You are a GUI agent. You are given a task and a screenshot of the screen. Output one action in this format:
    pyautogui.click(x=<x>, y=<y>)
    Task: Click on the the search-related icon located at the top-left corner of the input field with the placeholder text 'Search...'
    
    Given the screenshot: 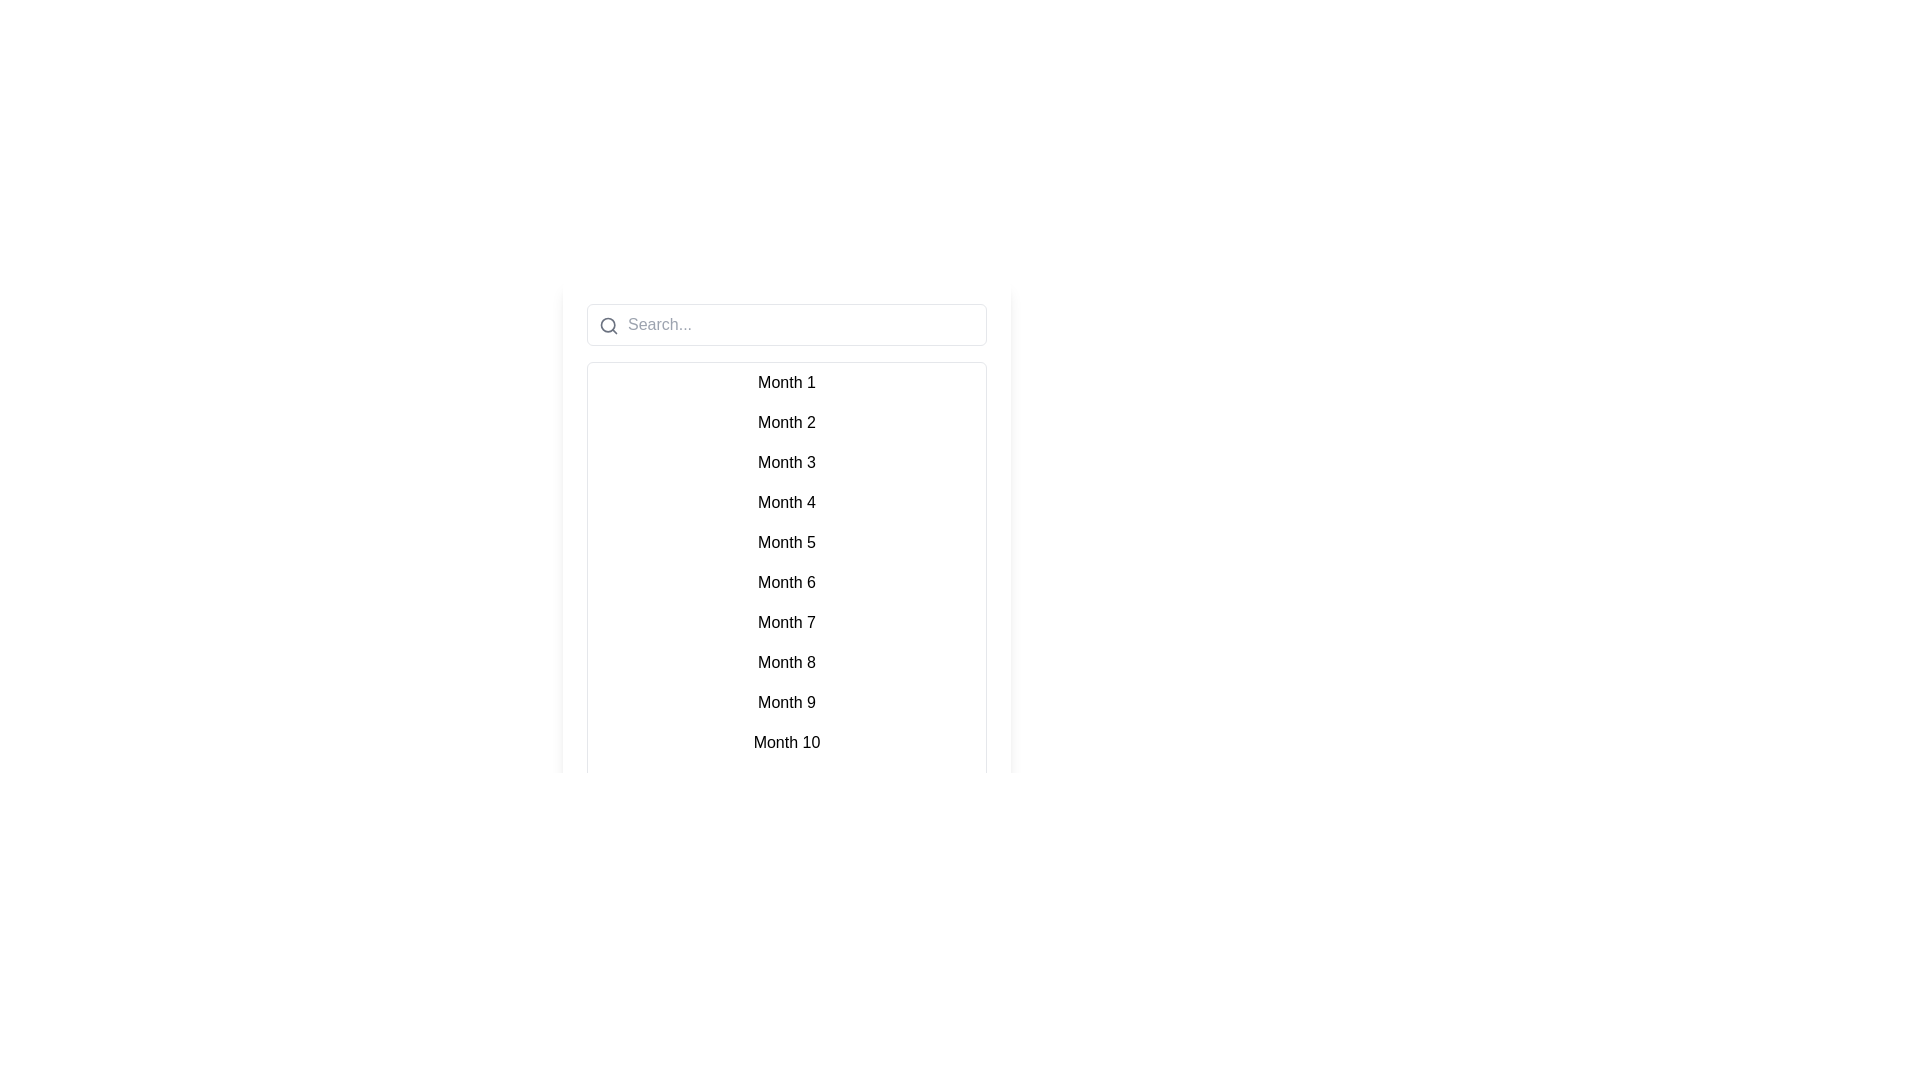 What is the action you would take?
    pyautogui.click(x=608, y=325)
    